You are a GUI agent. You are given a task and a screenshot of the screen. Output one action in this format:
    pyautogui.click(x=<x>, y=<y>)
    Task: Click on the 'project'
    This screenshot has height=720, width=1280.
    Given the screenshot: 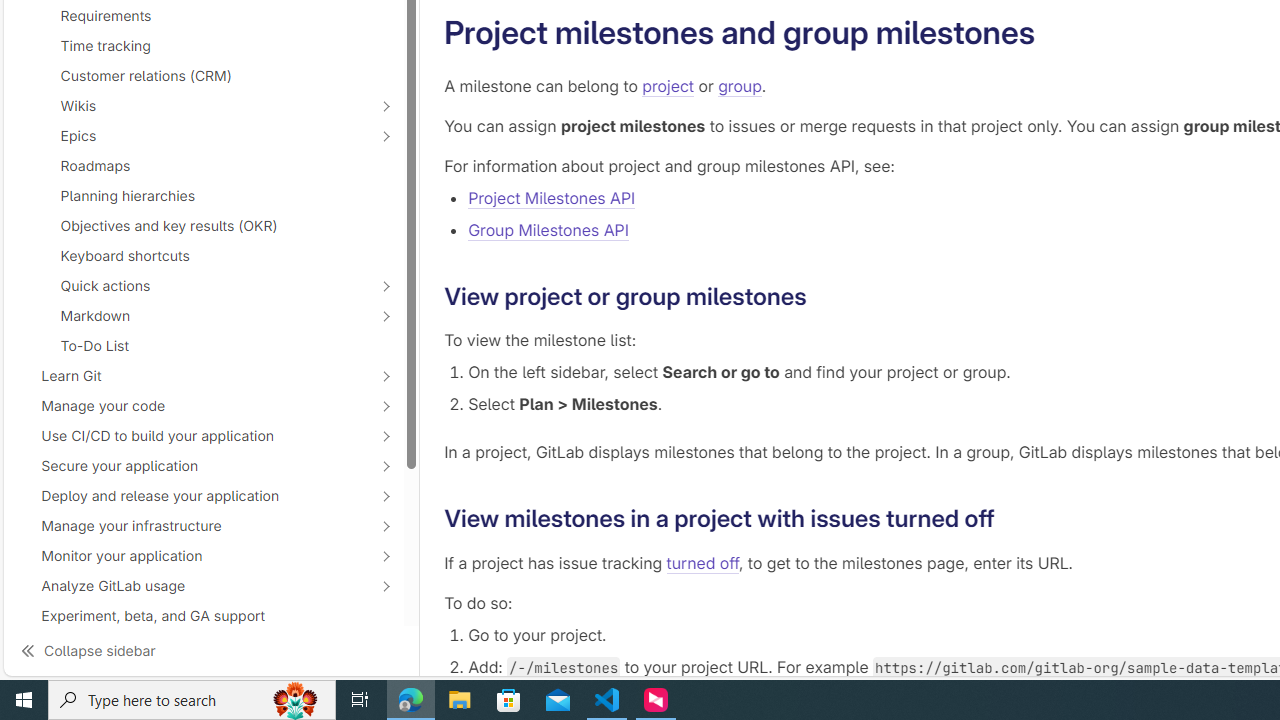 What is the action you would take?
    pyautogui.click(x=668, y=85)
    